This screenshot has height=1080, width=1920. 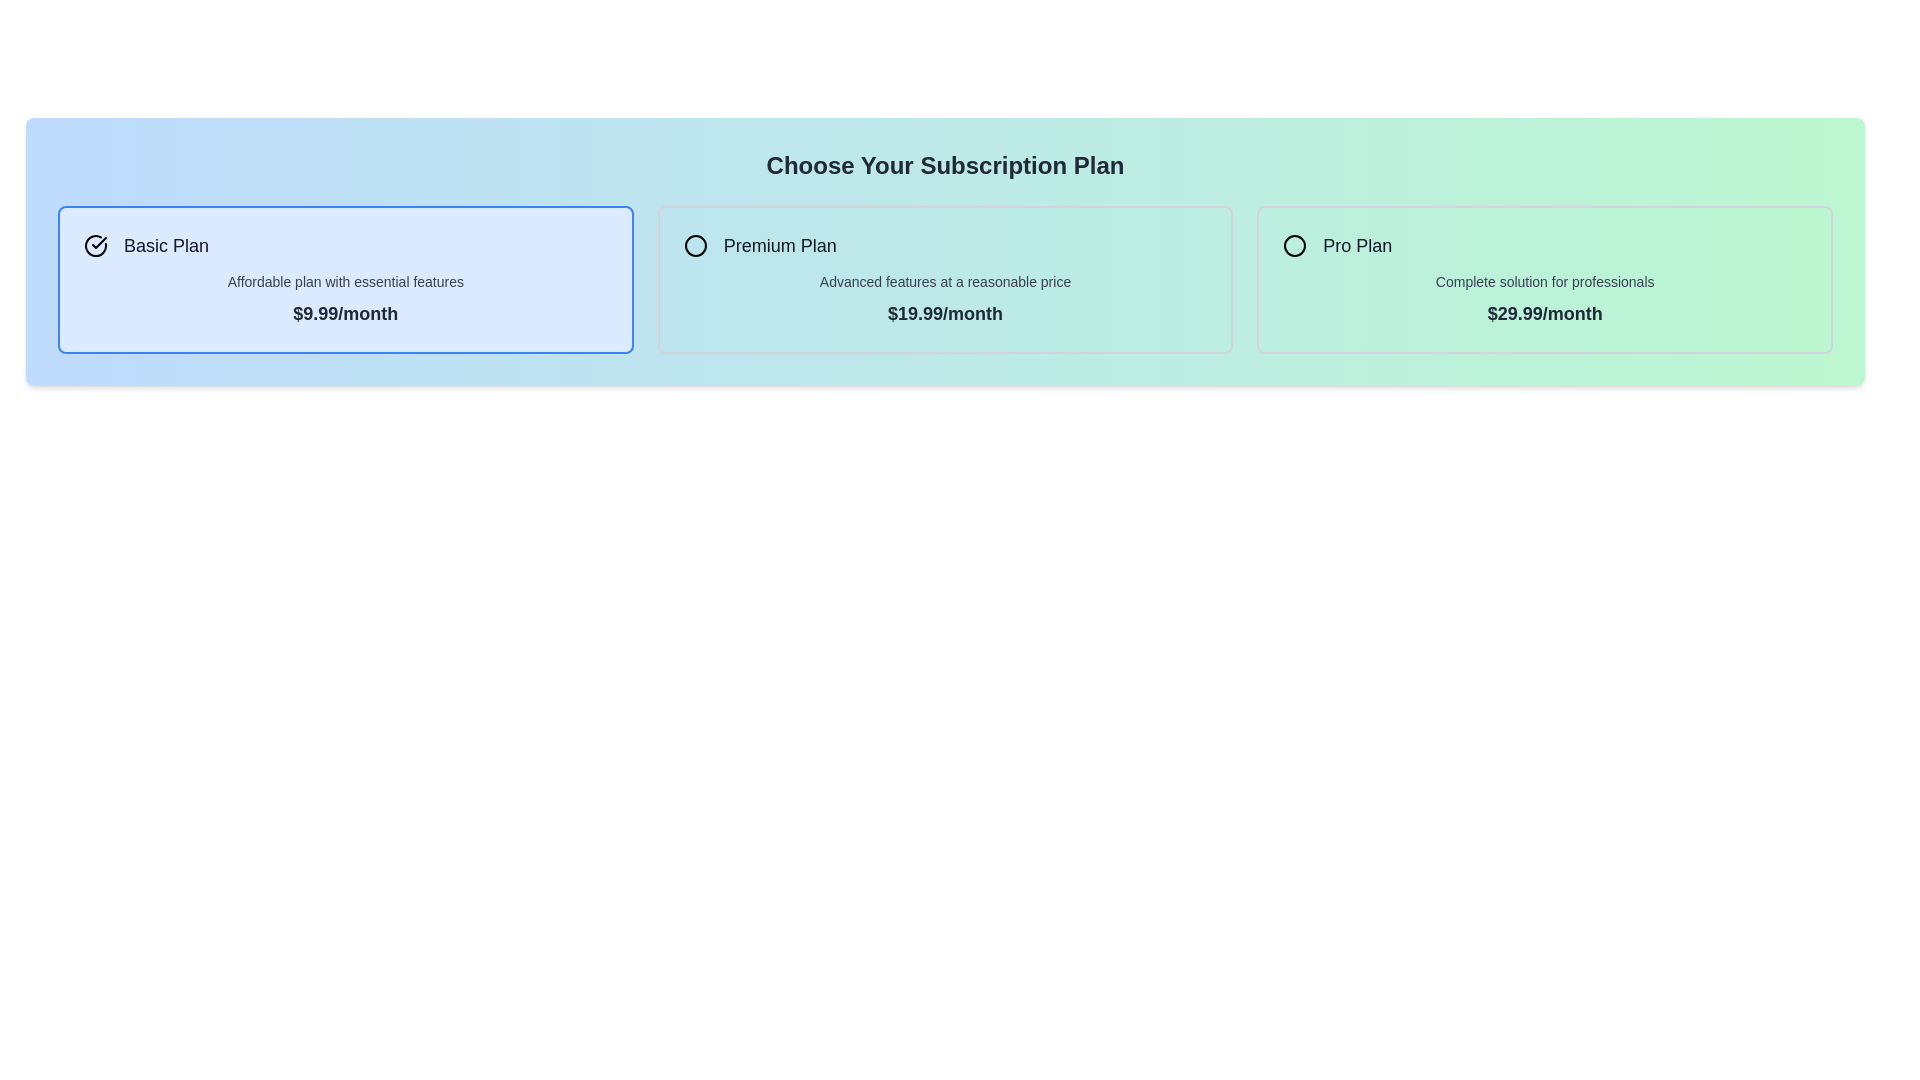 What do you see at coordinates (779, 245) in the screenshot?
I see `the 'Premium Plan' text label which serves as the title for the subscription option, located in the middle plan section of a three-column layout` at bounding box center [779, 245].